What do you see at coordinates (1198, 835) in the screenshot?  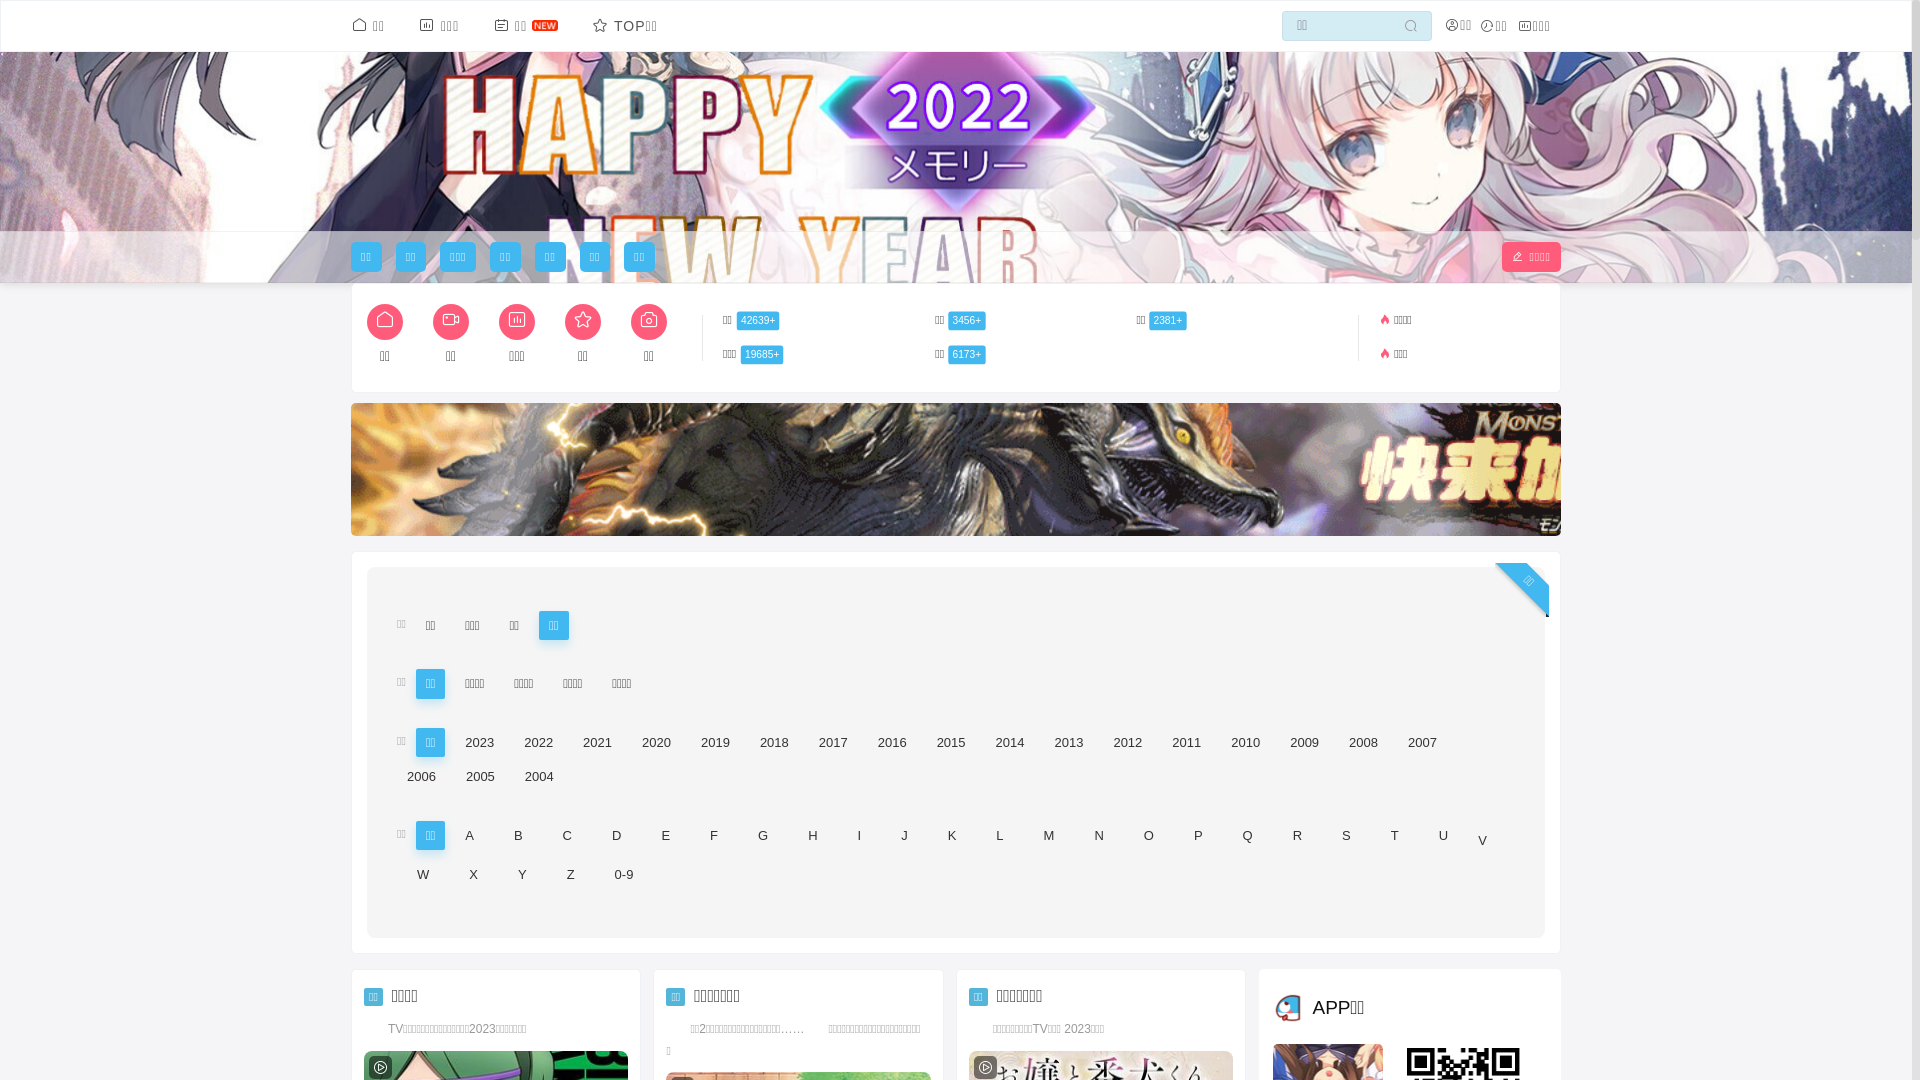 I see `'P'` at bounding box center [1198, 835].